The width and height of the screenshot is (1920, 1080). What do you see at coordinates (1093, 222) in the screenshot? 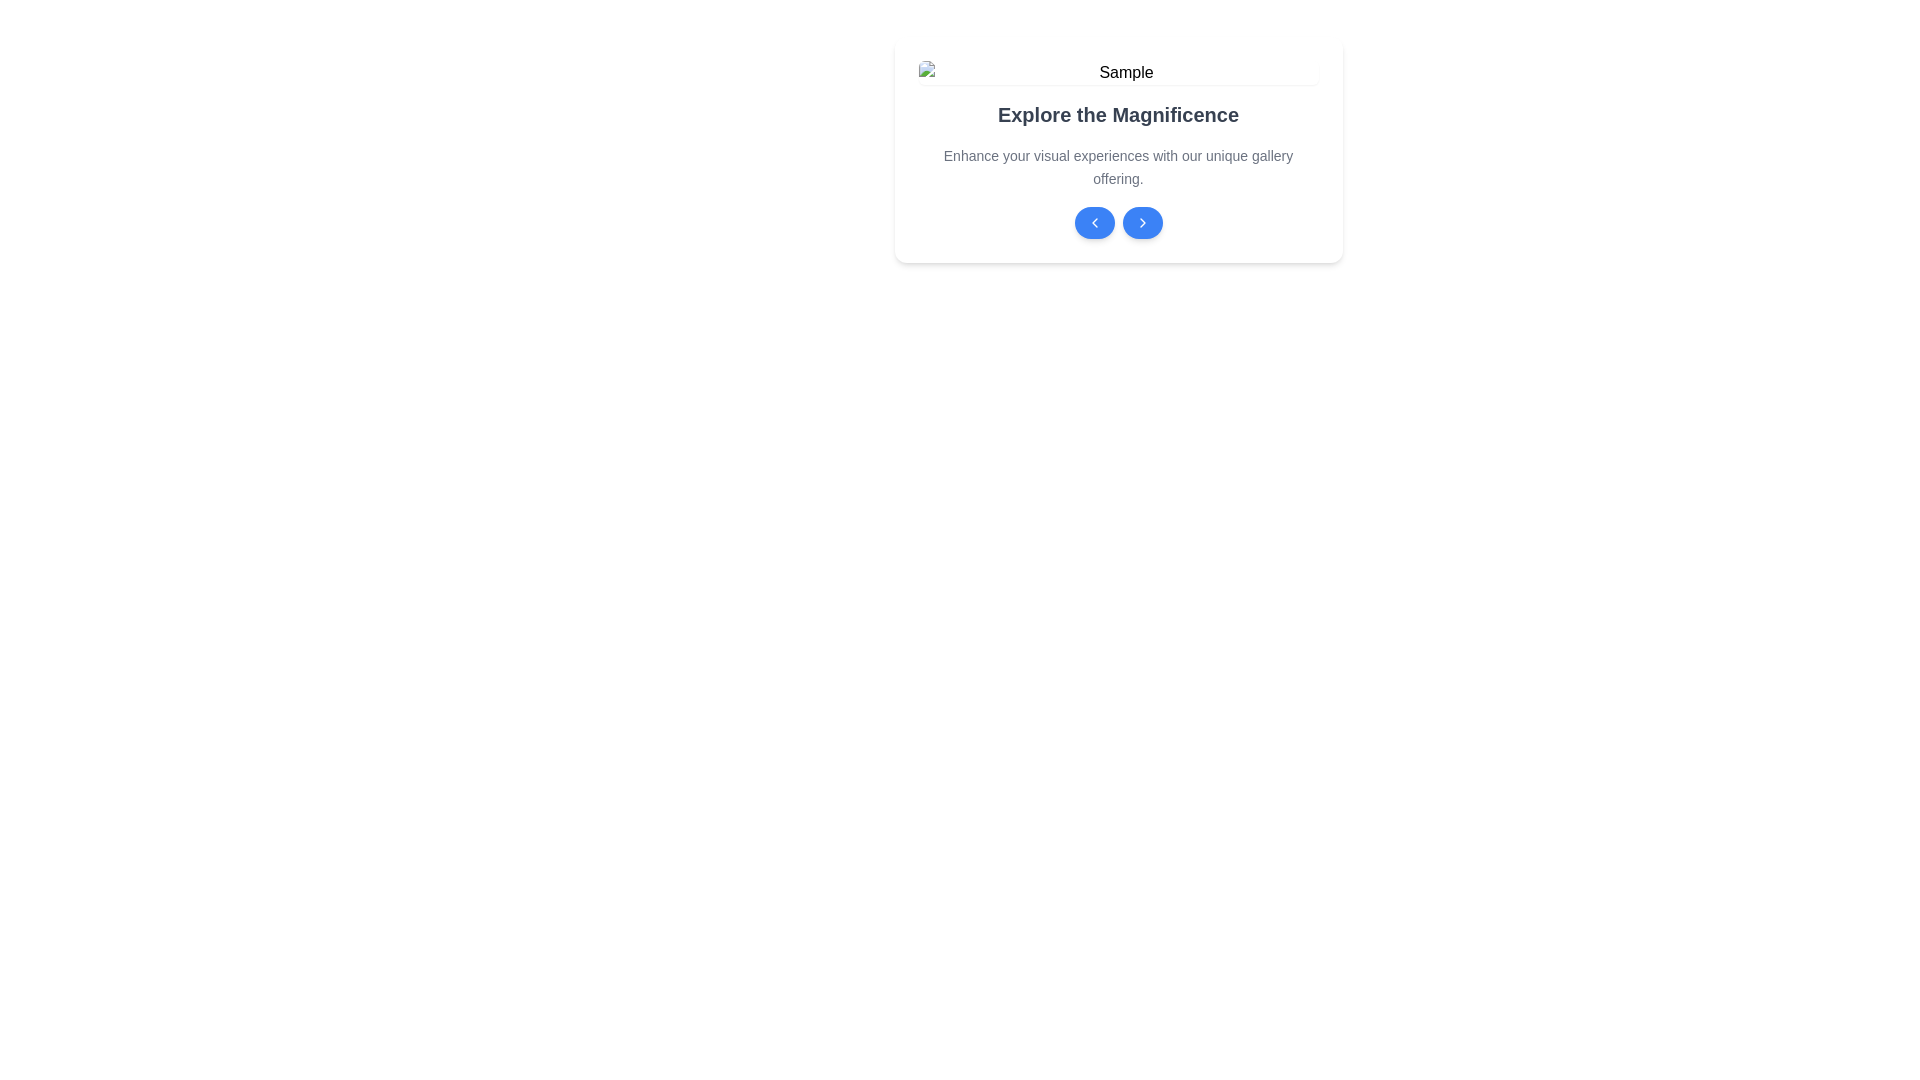
I see `the left navigation icon, which is part of a circular button located to the left of a right-pointing chevron button` at bounding box center [1093, 222].